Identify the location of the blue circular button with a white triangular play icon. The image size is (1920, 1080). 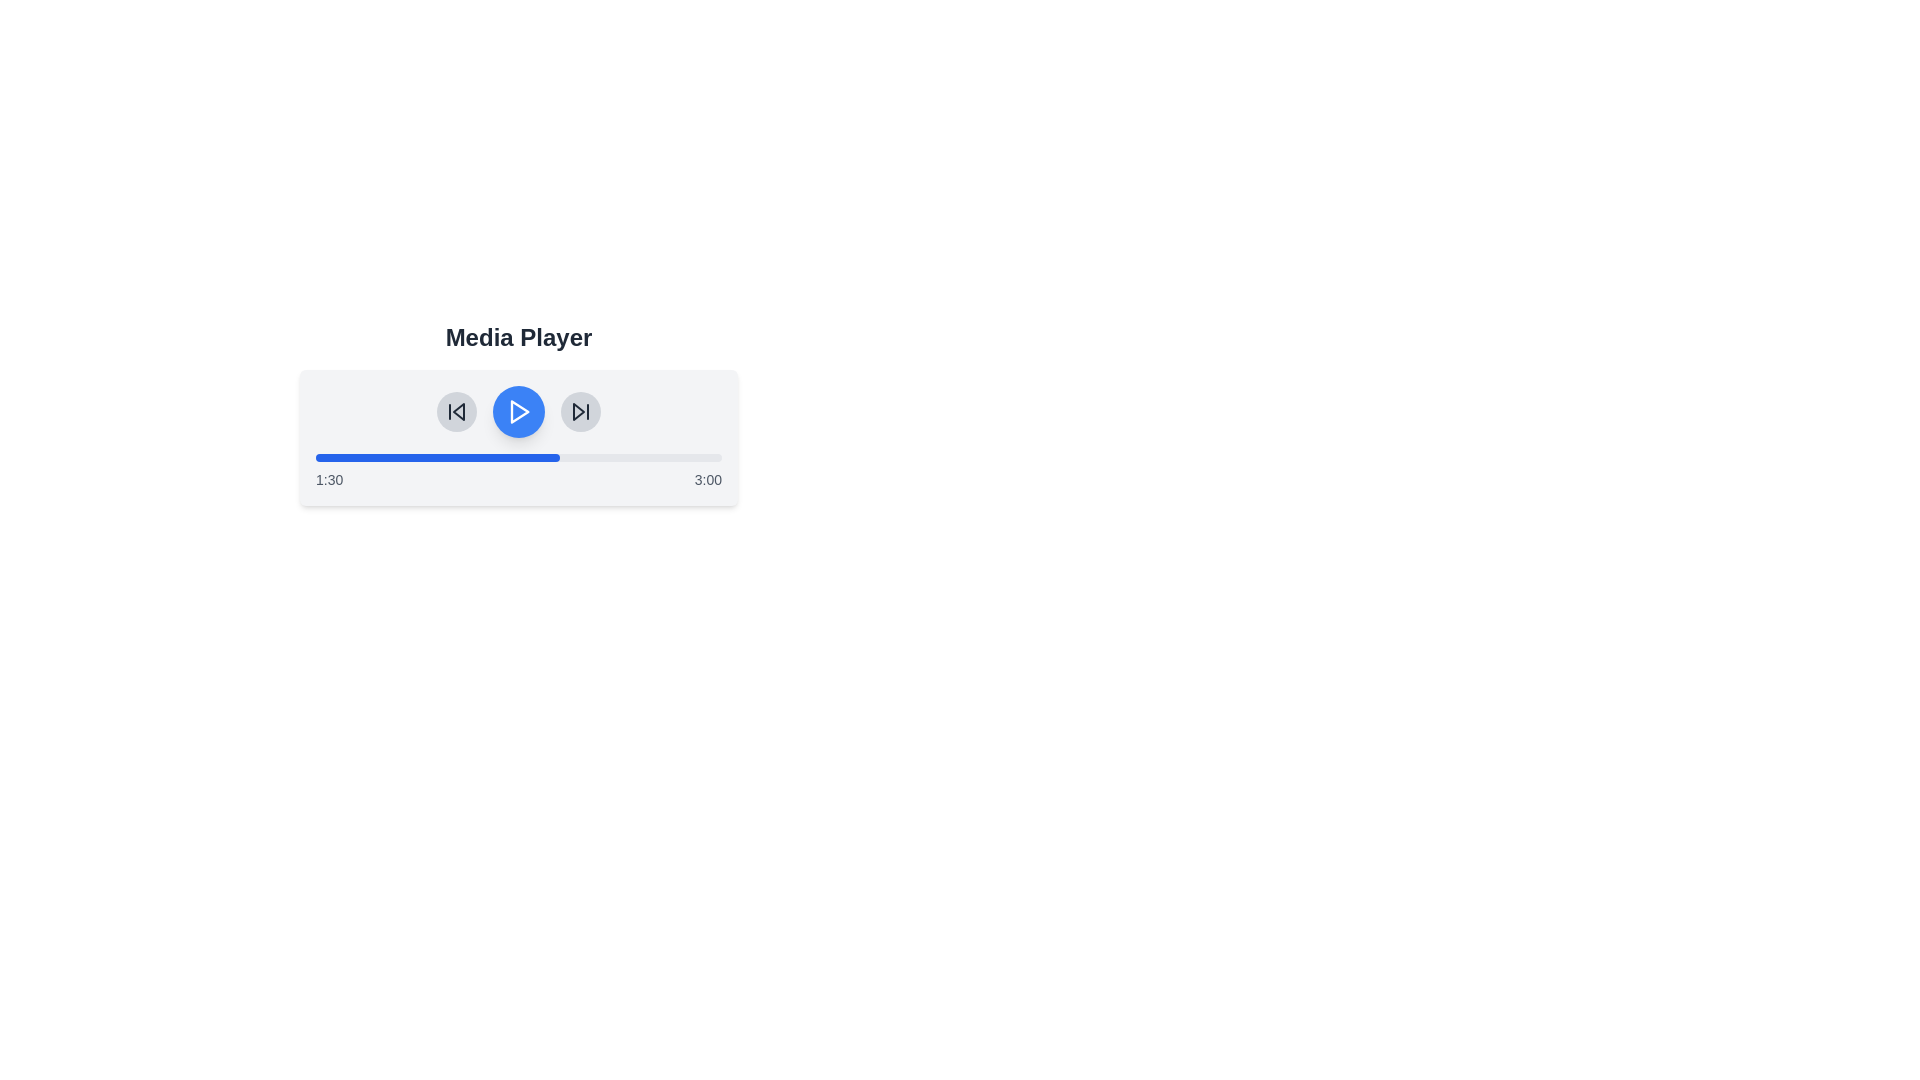
(518, 411).